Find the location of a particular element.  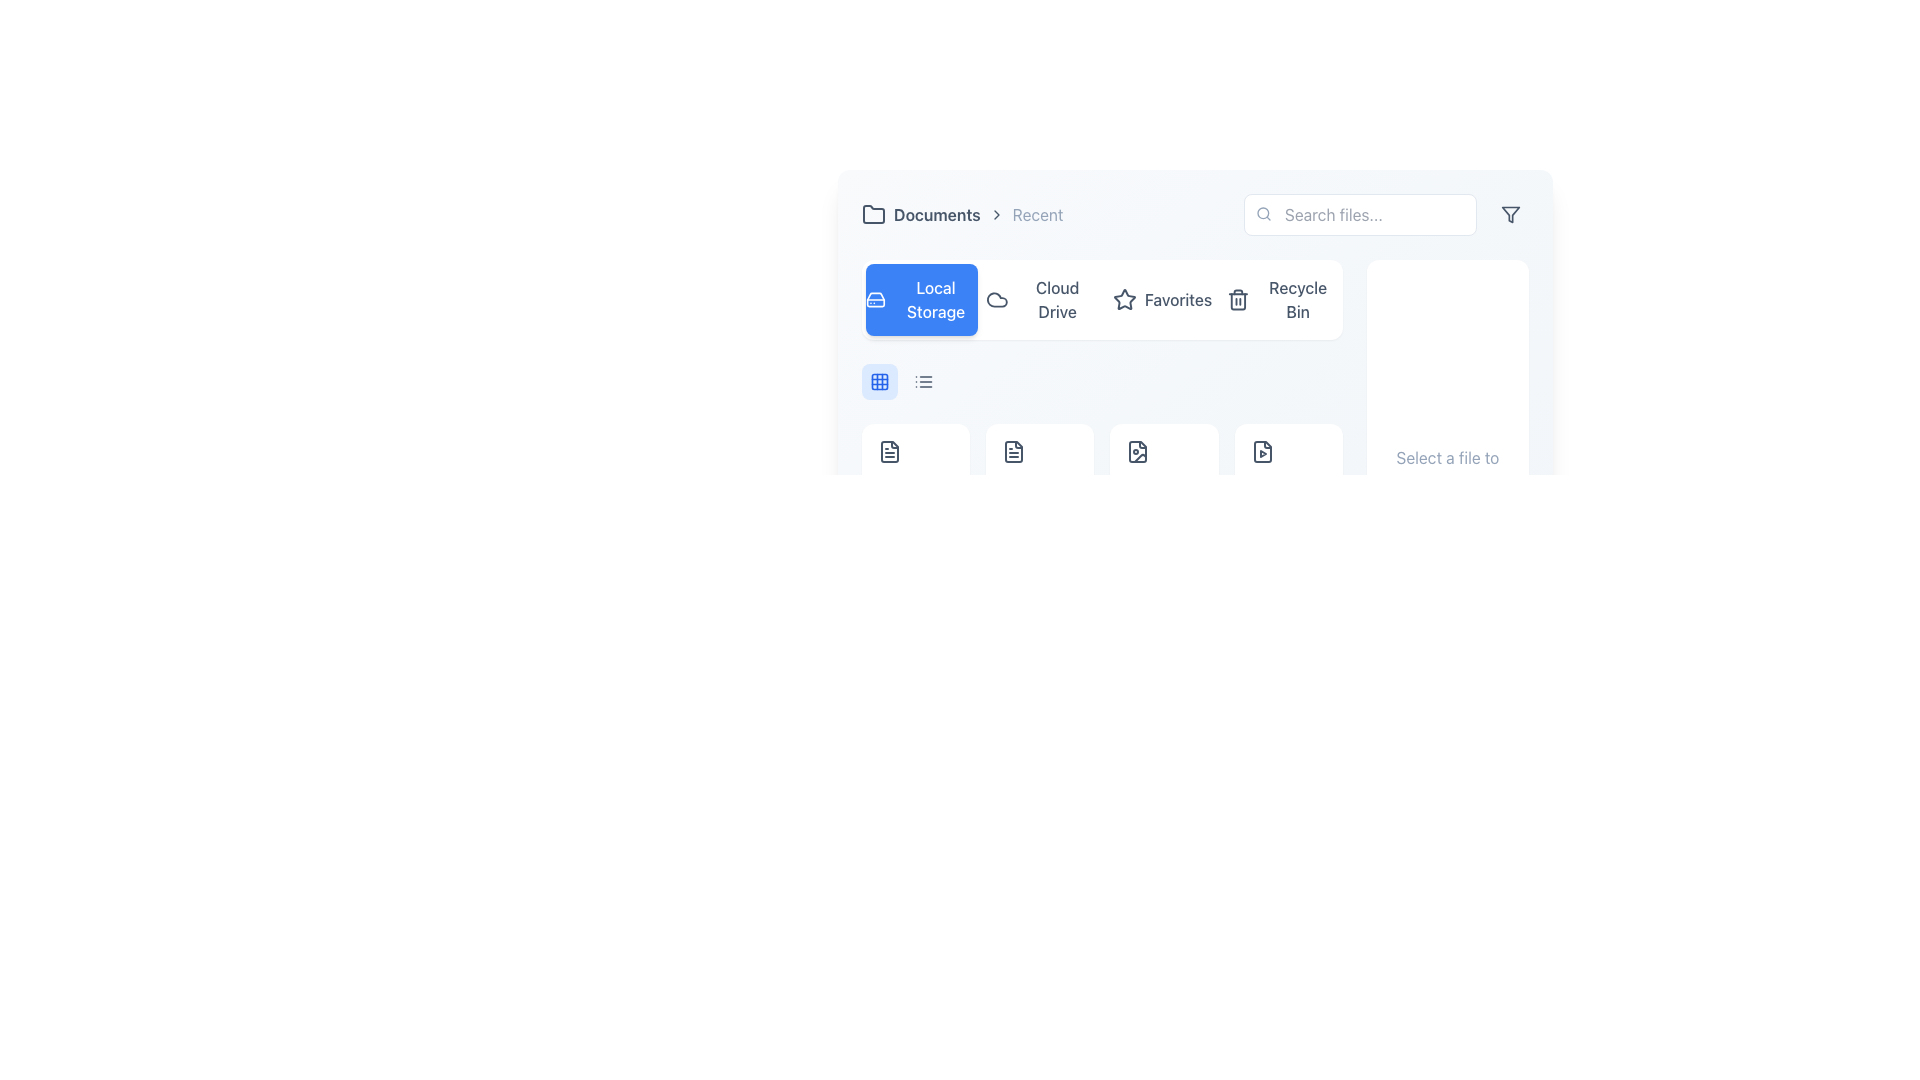

the 'Image.jpg' file item display box is located at coordinates (1164, 483).